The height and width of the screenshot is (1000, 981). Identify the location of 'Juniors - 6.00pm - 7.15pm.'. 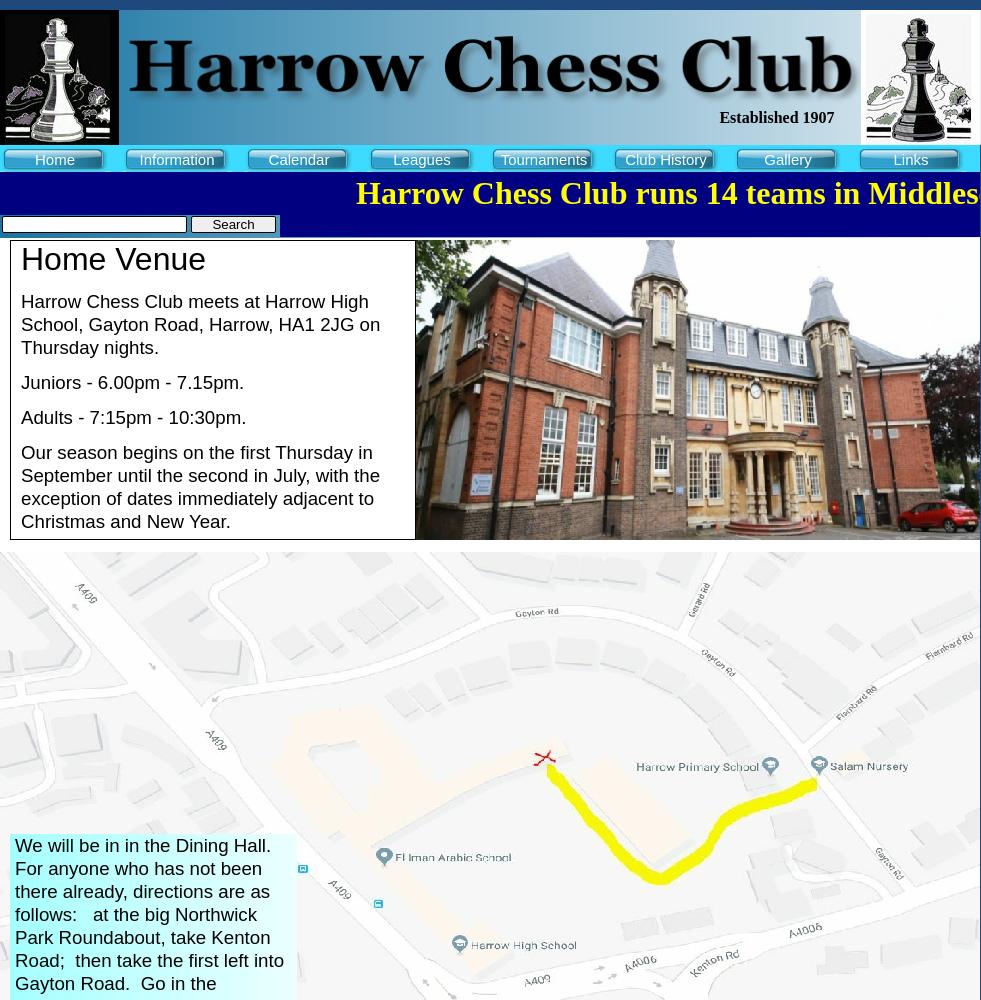
(142, 382).